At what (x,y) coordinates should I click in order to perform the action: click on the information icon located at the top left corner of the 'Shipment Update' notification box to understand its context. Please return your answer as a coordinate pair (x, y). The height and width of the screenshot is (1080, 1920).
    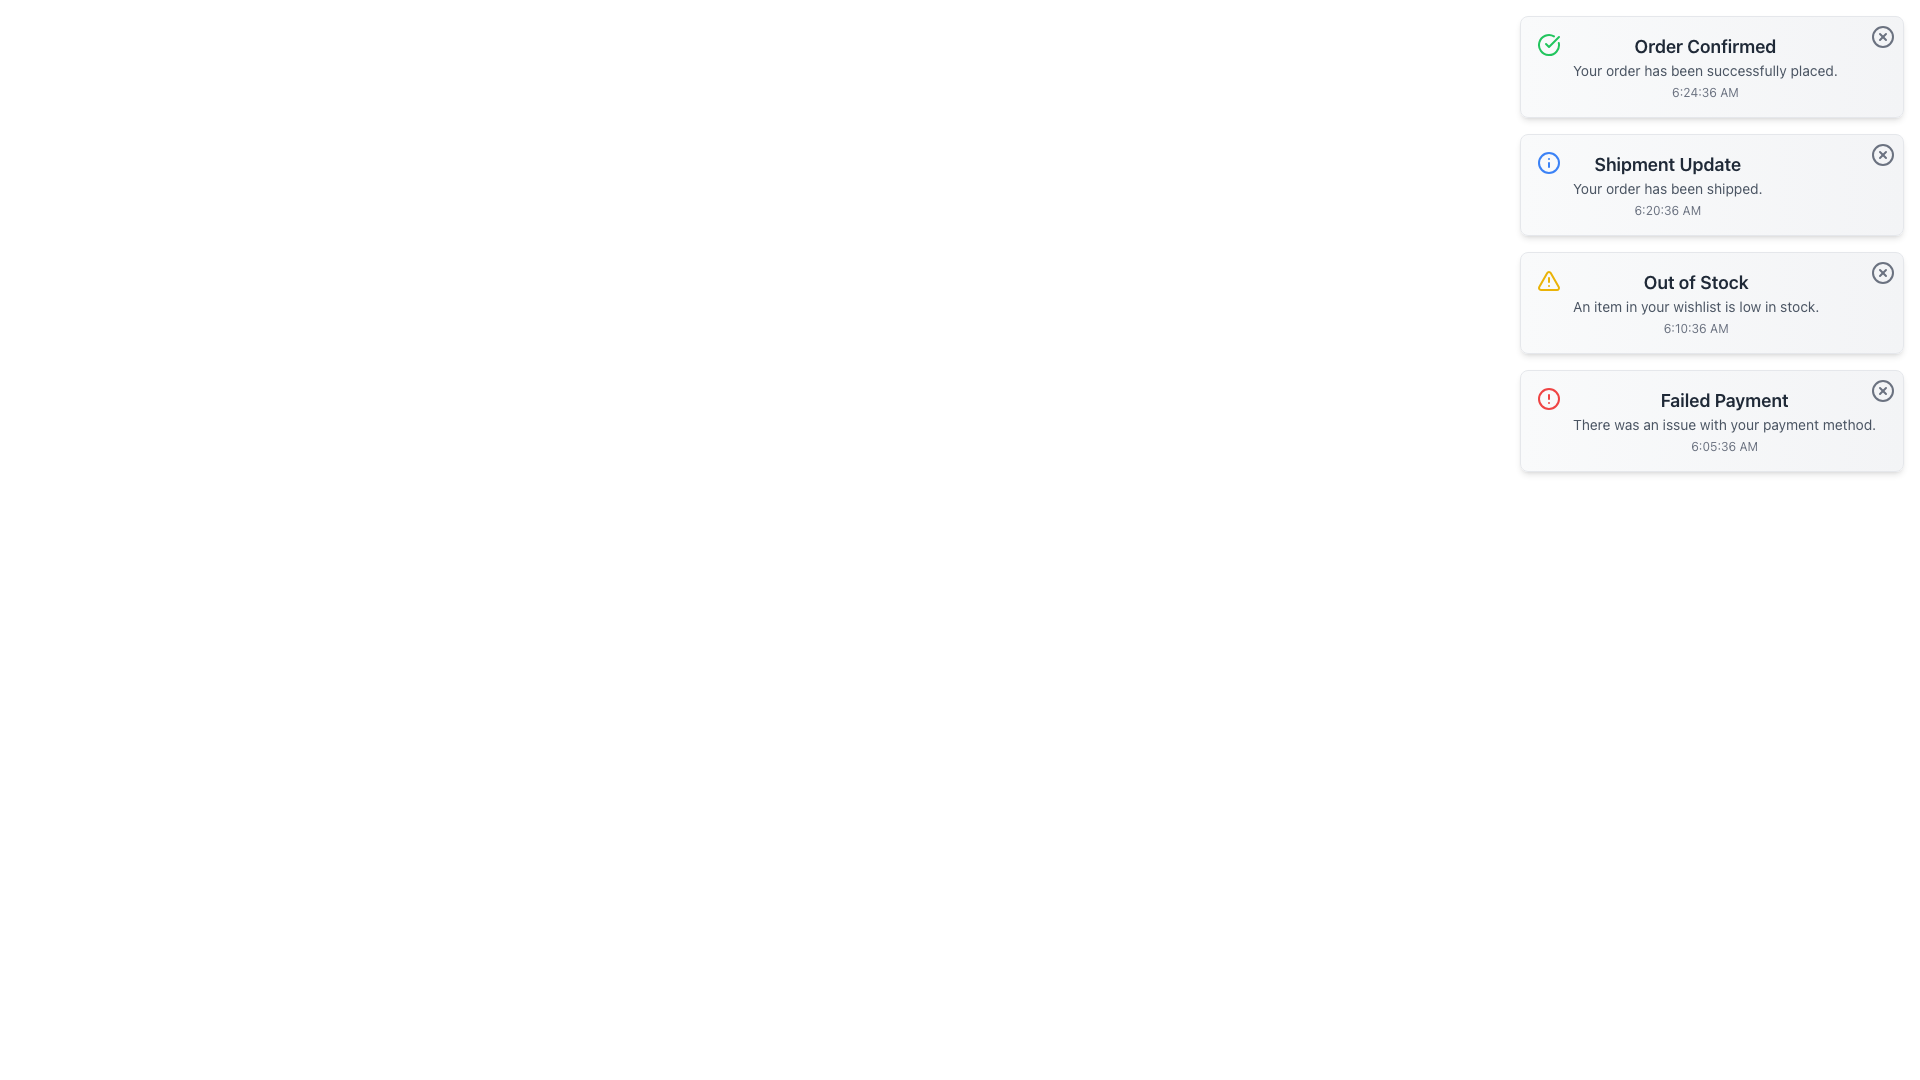
    Looking at the image, I should click on (1548, 161).